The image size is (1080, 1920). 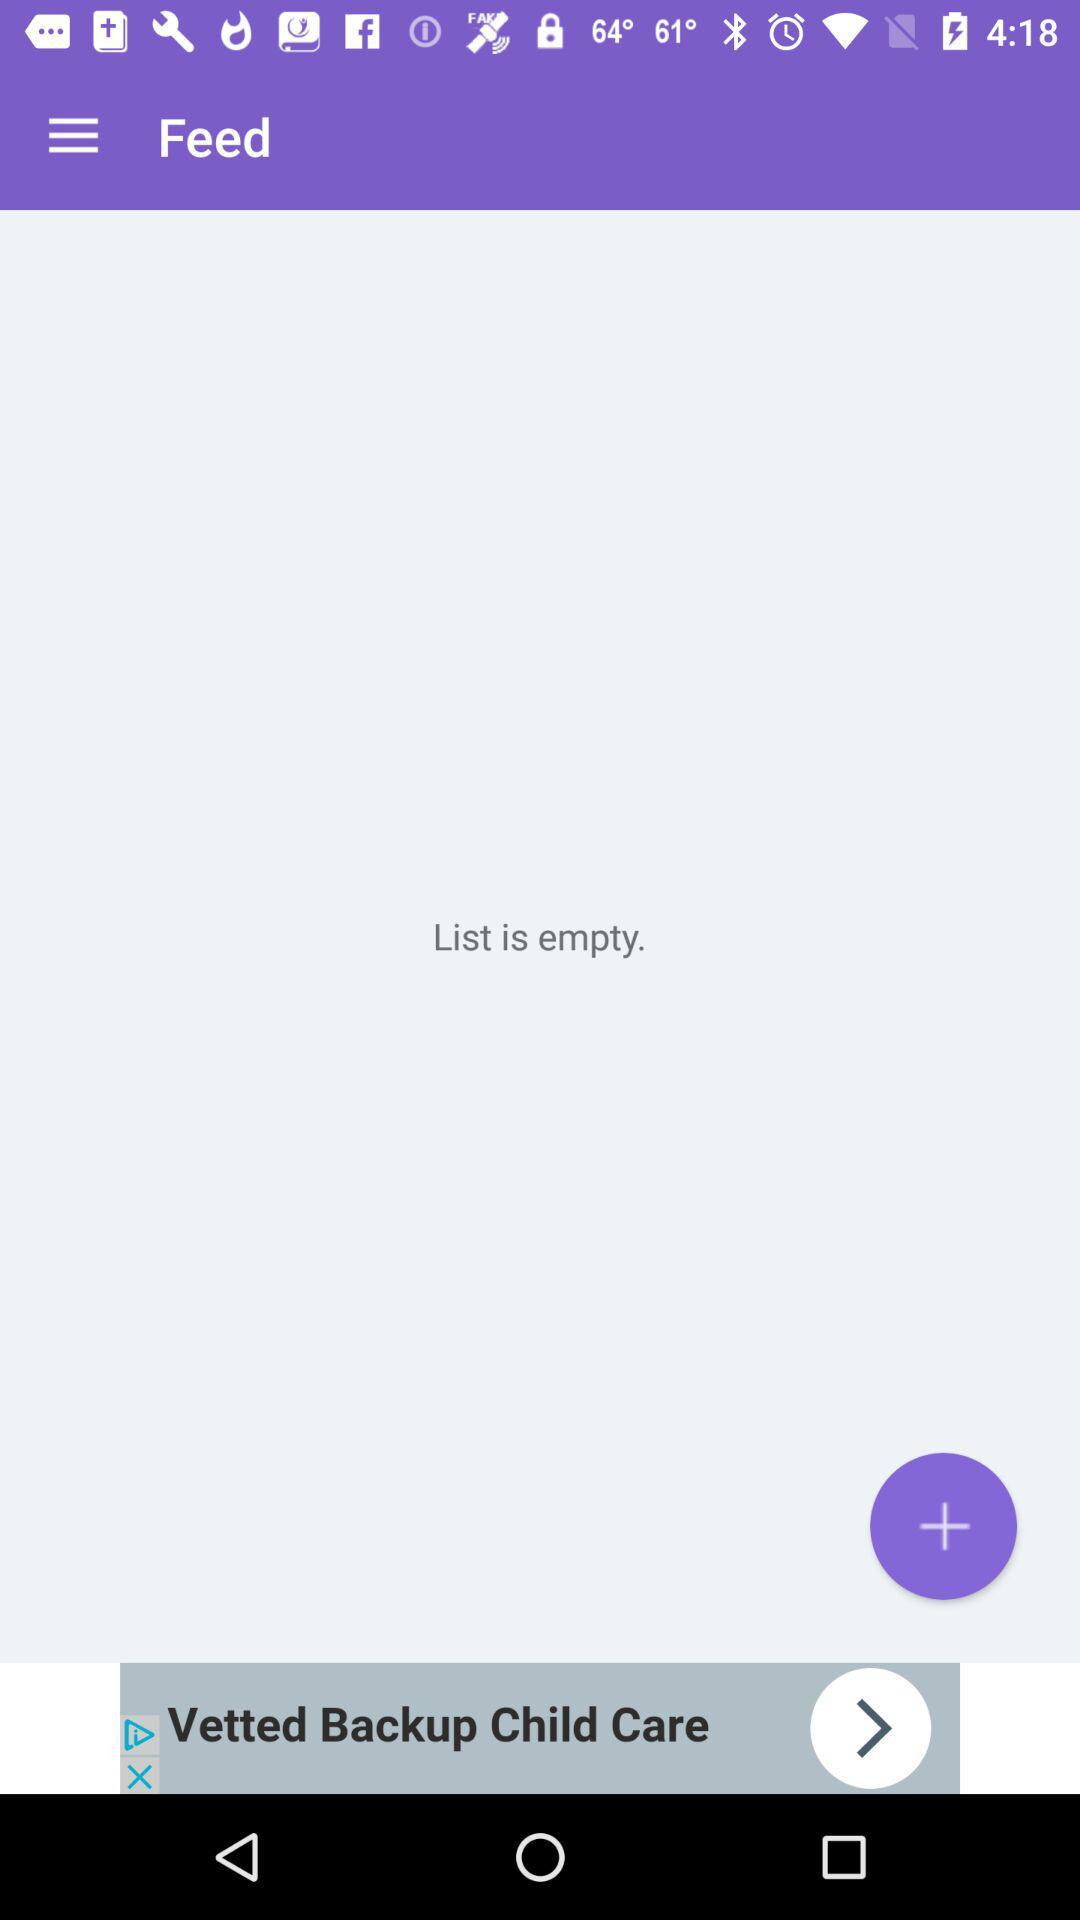 What do you see at coordinates (943, 1525) in the screenshot?
I see `the add icon` at bounding box center [943, 1525].